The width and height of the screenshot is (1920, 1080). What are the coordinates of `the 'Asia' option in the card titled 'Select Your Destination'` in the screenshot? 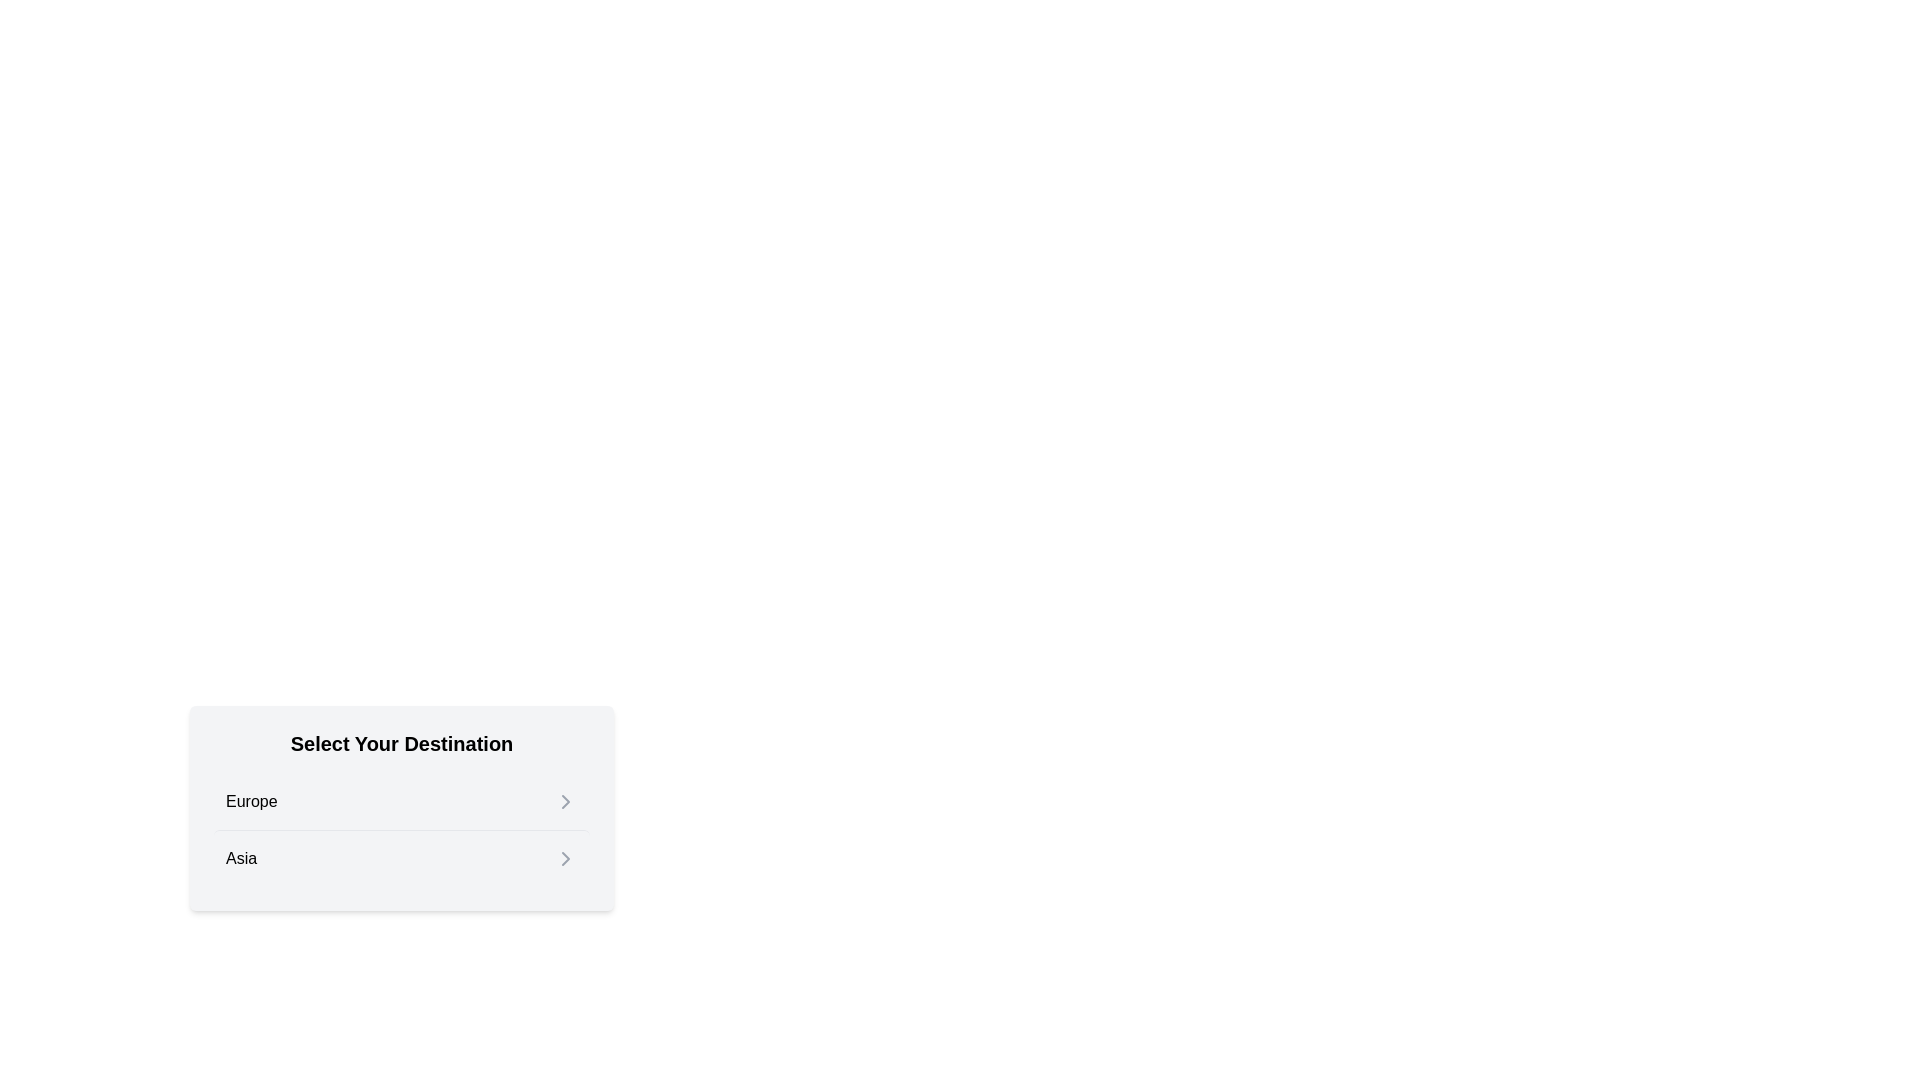 It's located at (401, 851).